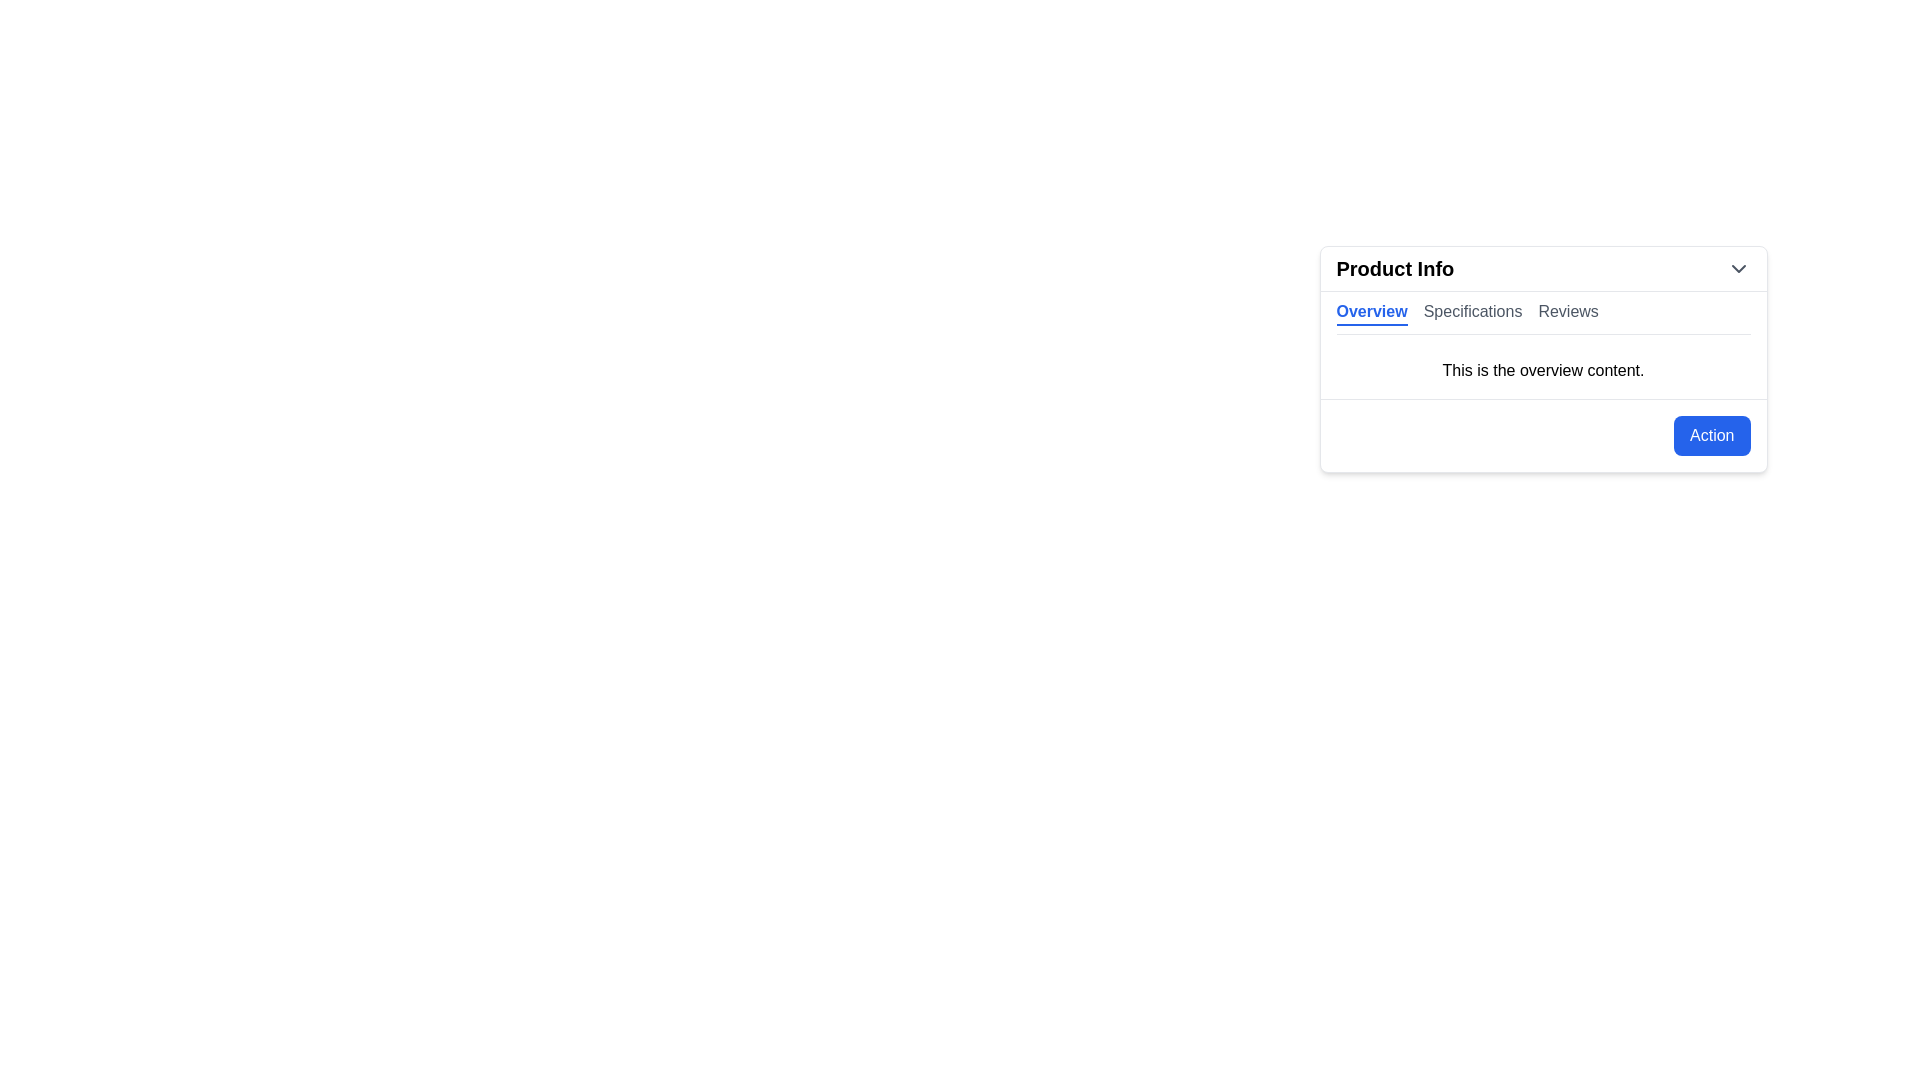 The width and height of the screenshot is (1920, 1080). I want to click on the 'Specifications' tab label, which is styled in a gray font and indicates an inactive state, located in the horizontal navigation bar between 'Overview' and 'Reviews', so click(1473, 312).